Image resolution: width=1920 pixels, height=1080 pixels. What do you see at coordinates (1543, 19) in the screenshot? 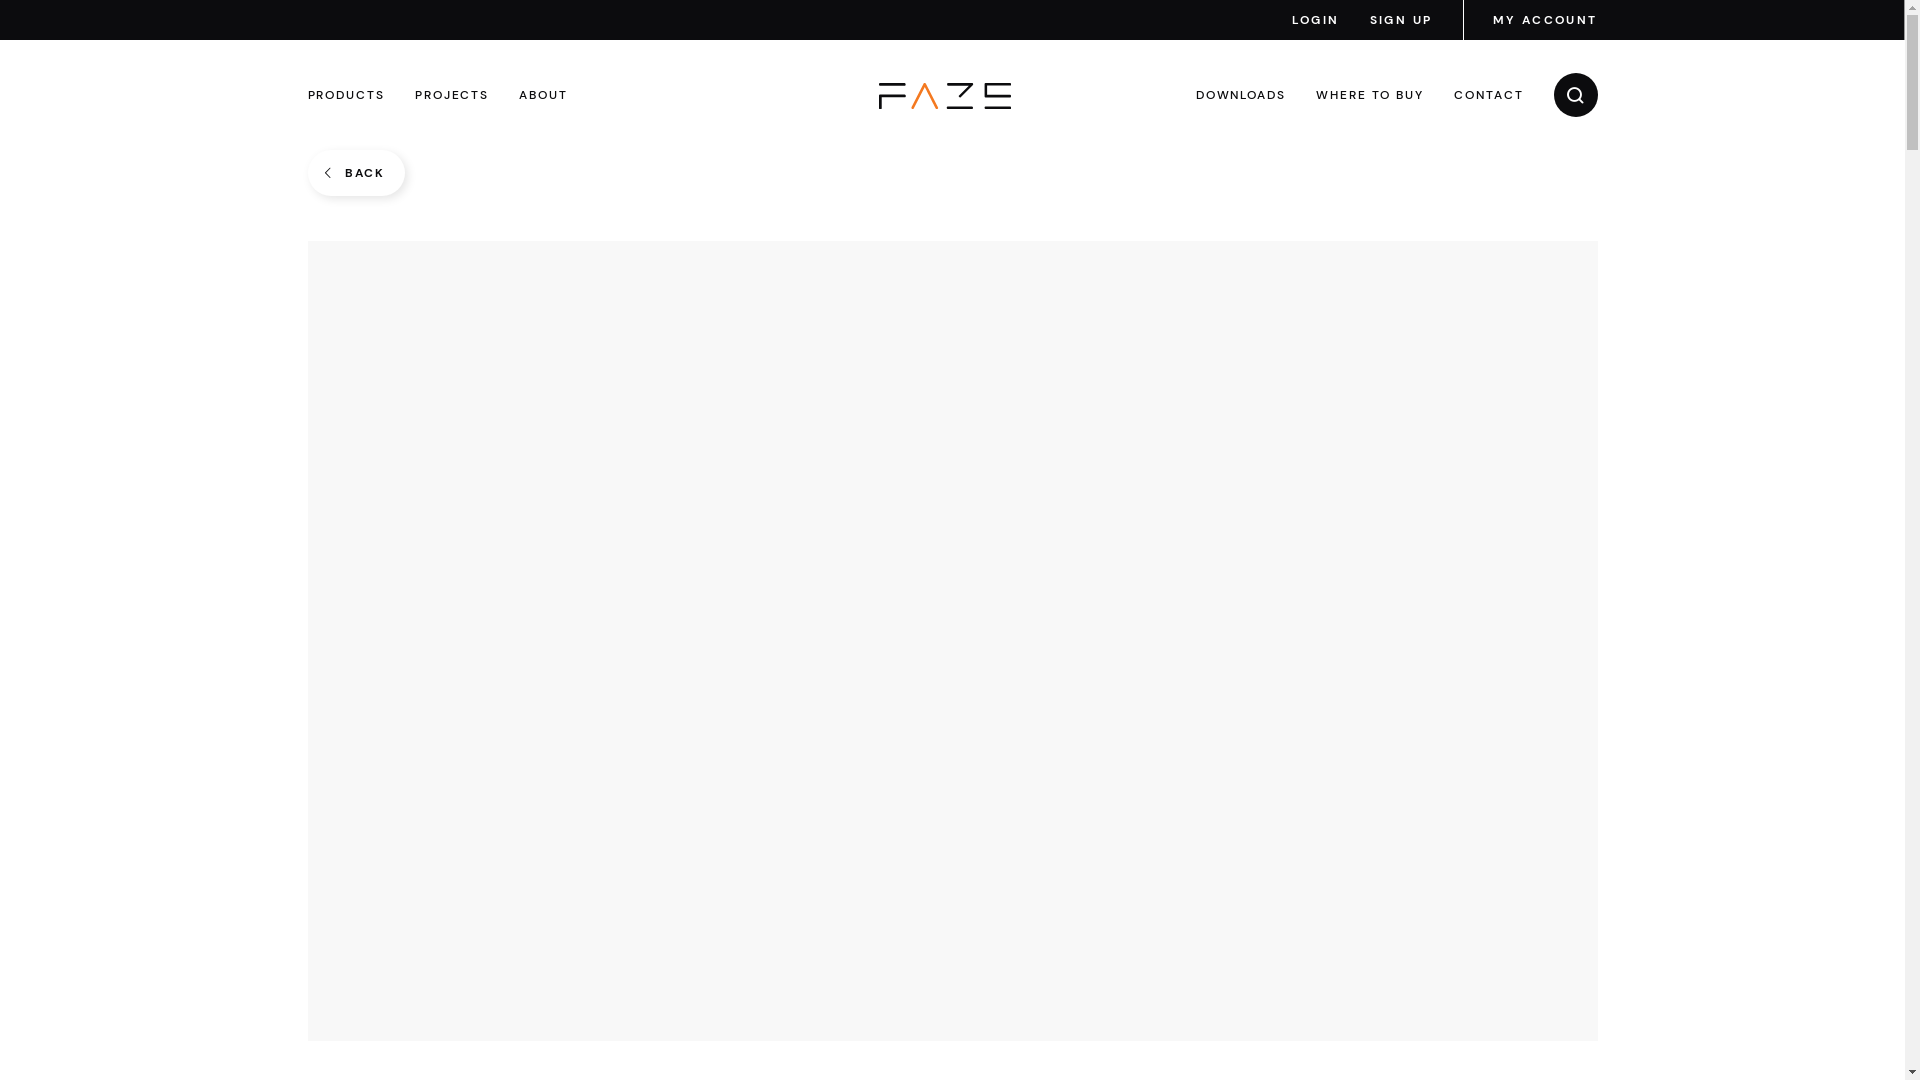
I see `'MY ACCOUNT'` at bounding box center [1543, 19].